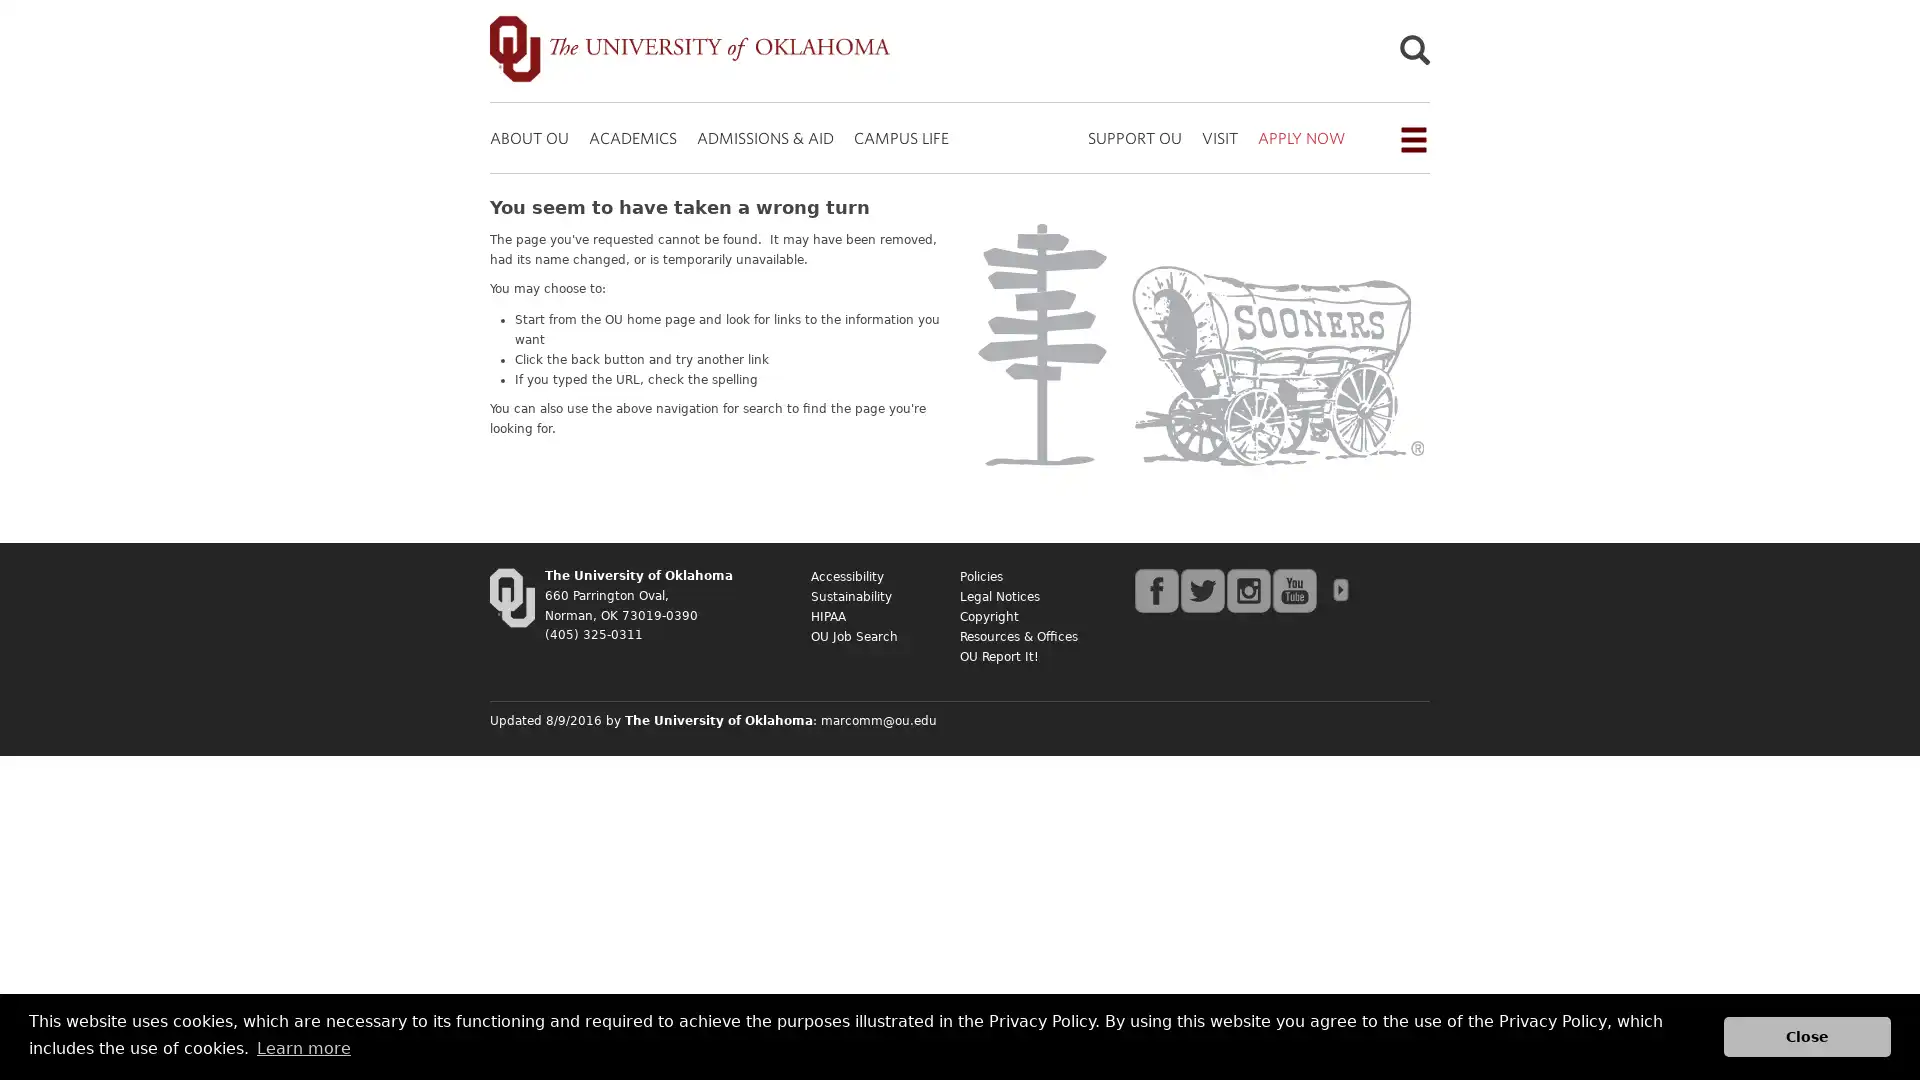 This screenshot has width=1920, height=1080. What do you see at coordinates (1413, 53) in the screenshot?
I see `Open Search` at bounding box center [1413, 53].